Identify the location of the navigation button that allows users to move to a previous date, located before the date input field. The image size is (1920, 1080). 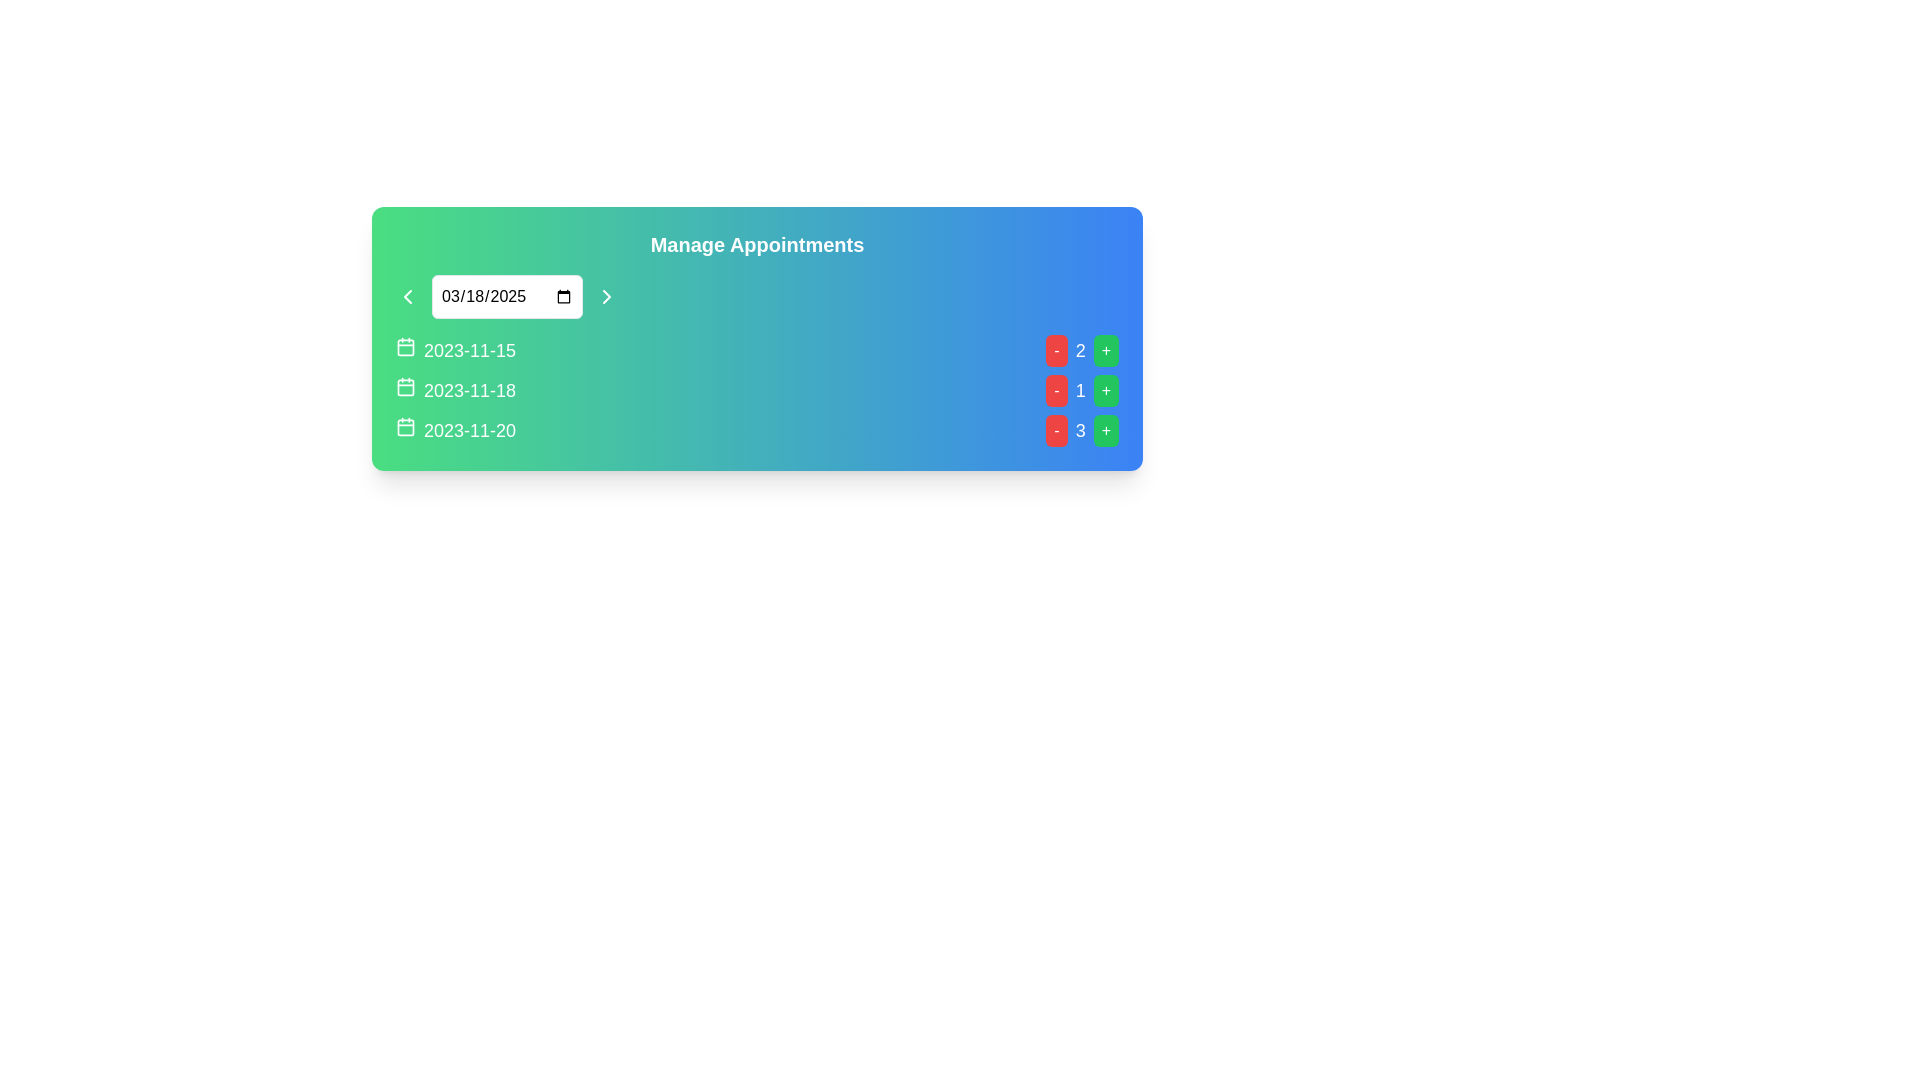
(407, 297).